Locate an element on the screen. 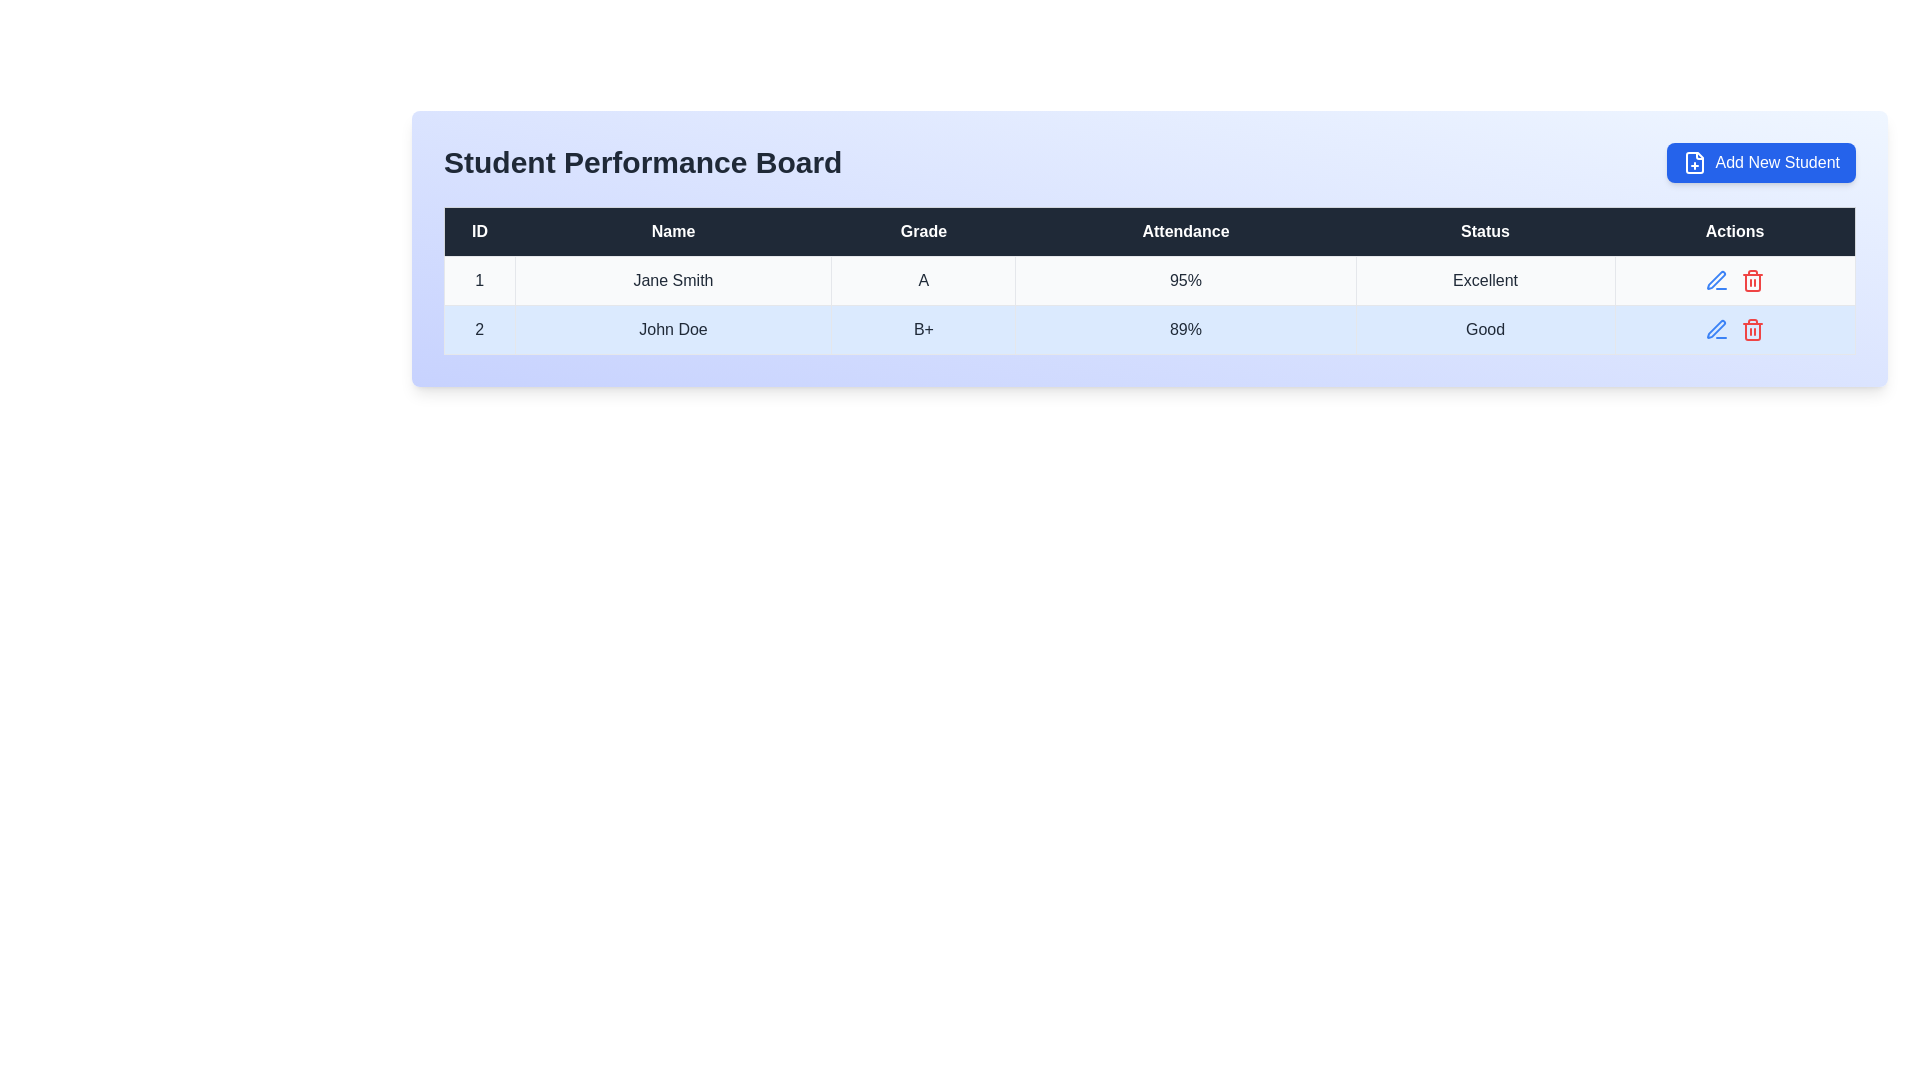  the Attendance header label in the table that indicates attendance percentages for each row is located at coordinates (1185, 230).